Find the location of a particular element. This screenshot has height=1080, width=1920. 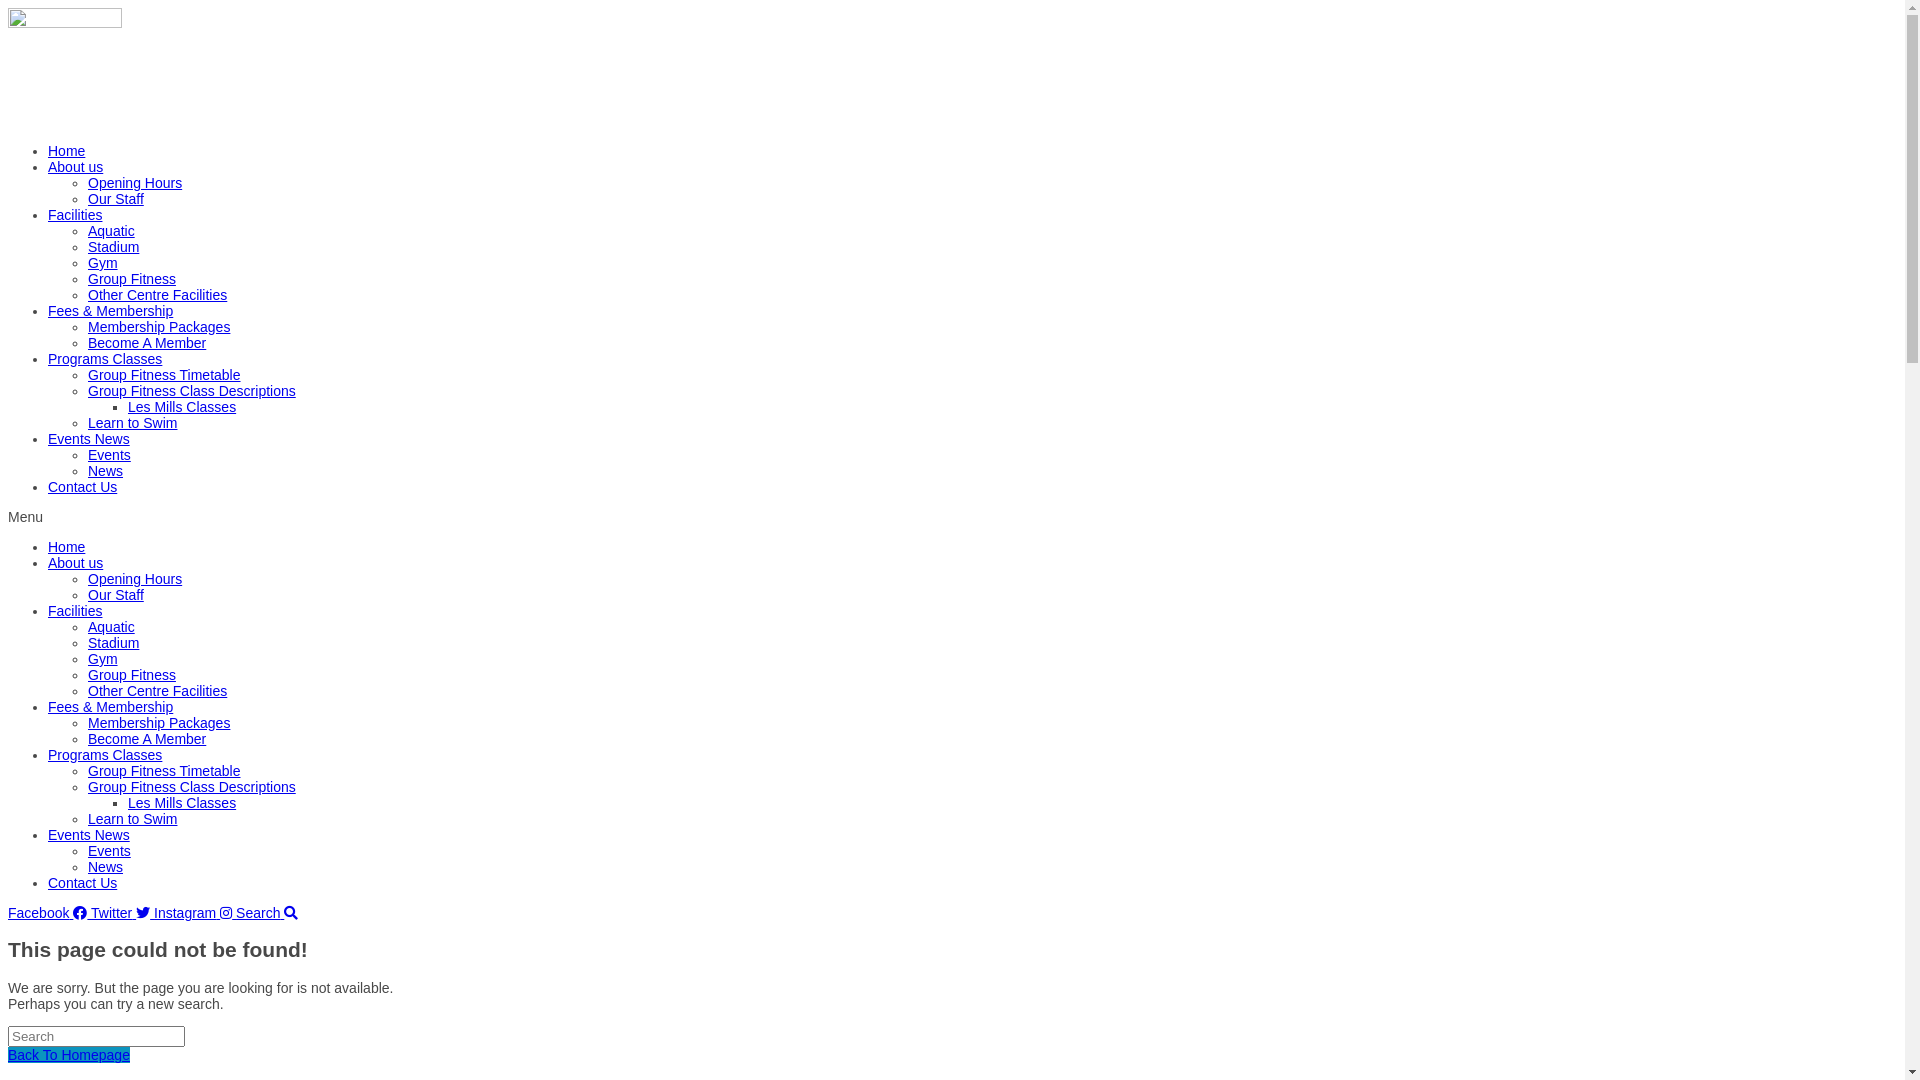

'Twitter' is located at coordinates (121, 913).